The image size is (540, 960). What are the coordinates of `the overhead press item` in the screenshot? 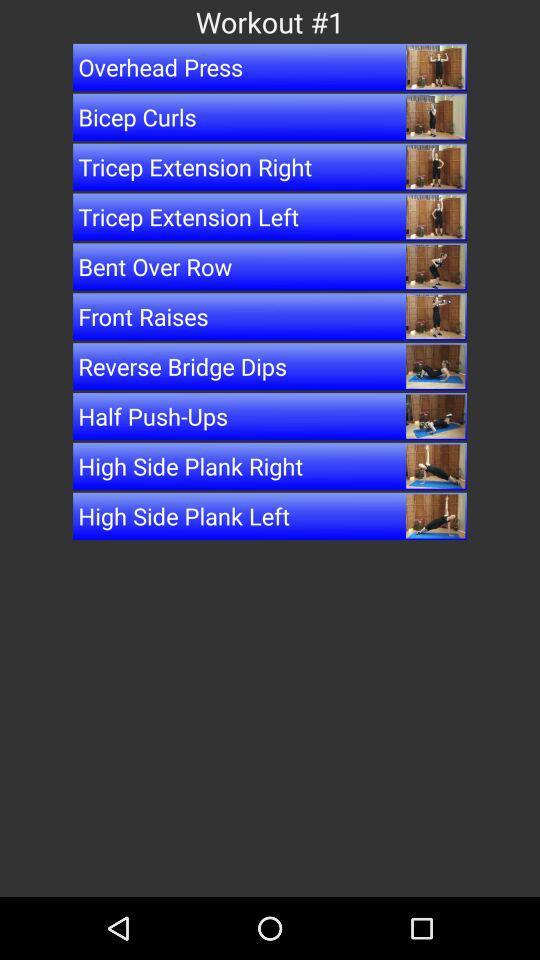 It's located at (270, 67).